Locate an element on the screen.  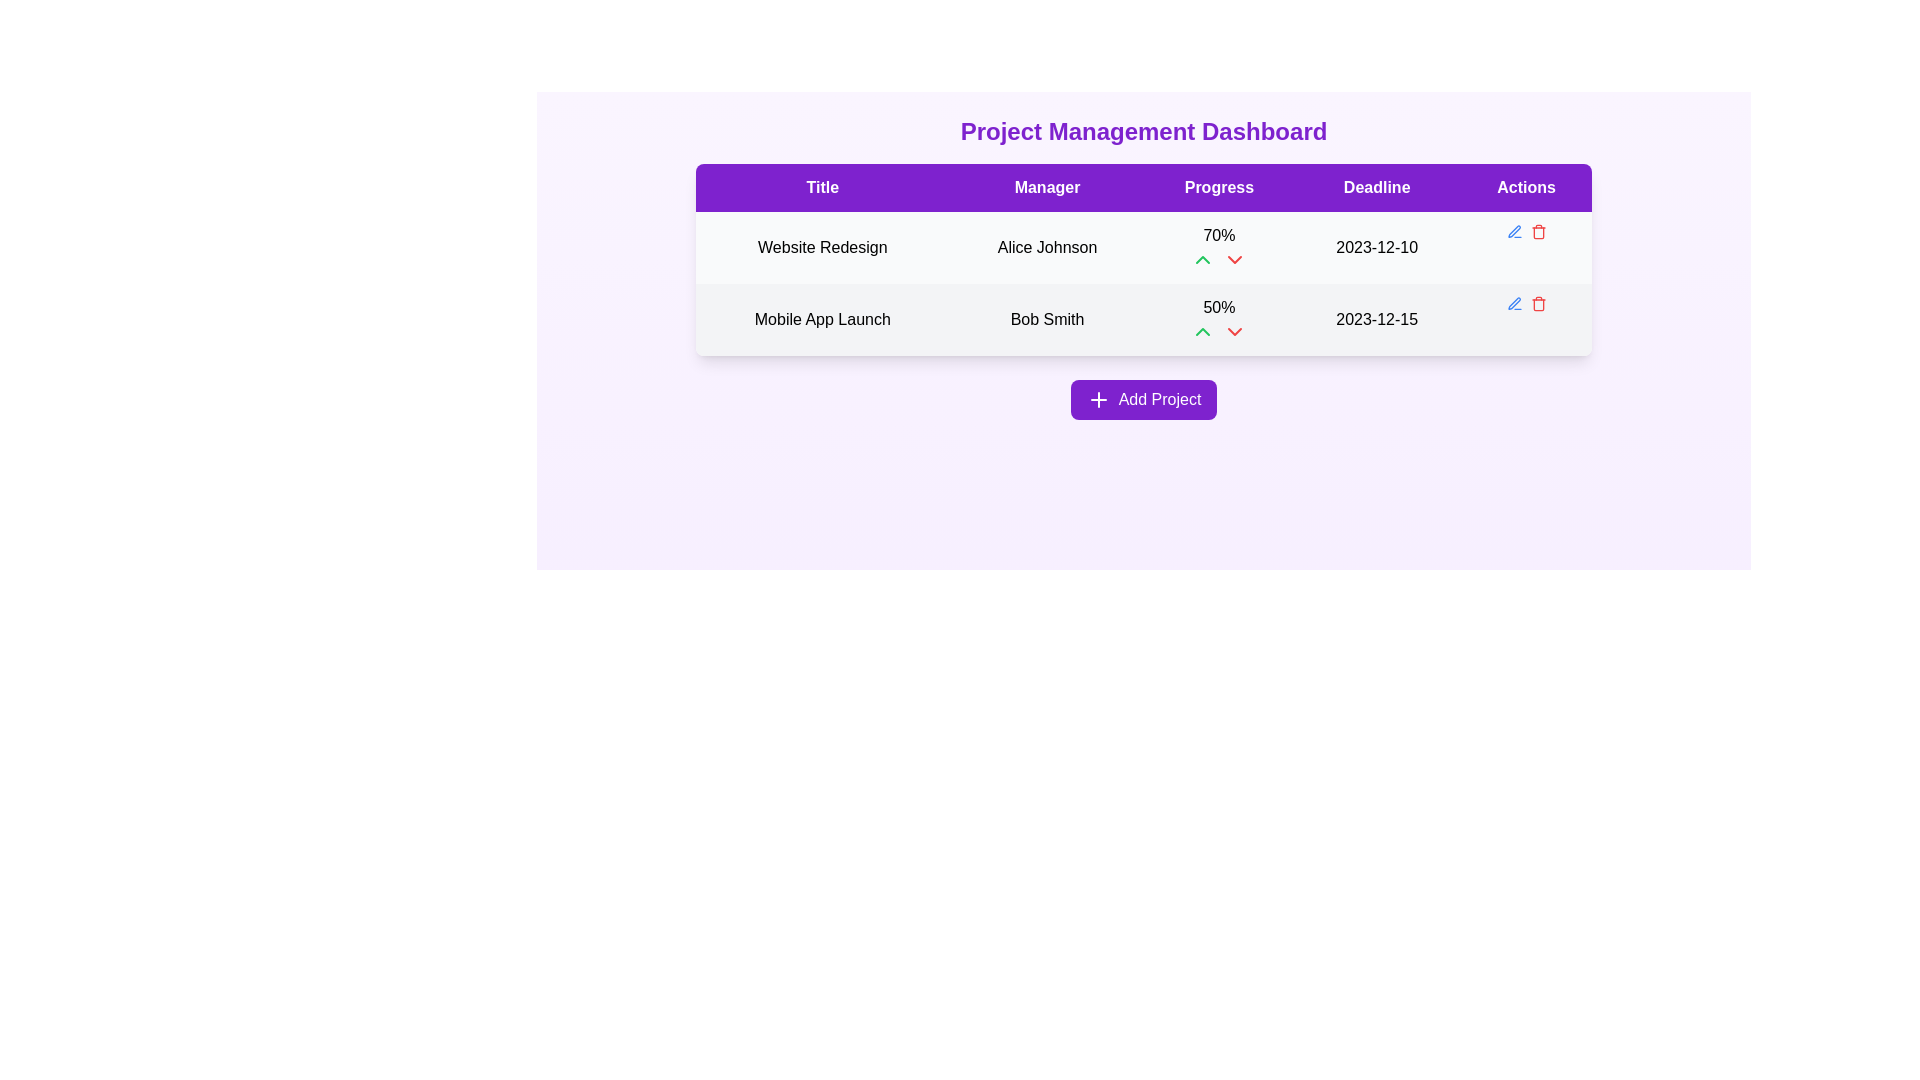
the addition SVG icon located on the left side of the 'Add Project' button is located at coordinates (1097, 400).